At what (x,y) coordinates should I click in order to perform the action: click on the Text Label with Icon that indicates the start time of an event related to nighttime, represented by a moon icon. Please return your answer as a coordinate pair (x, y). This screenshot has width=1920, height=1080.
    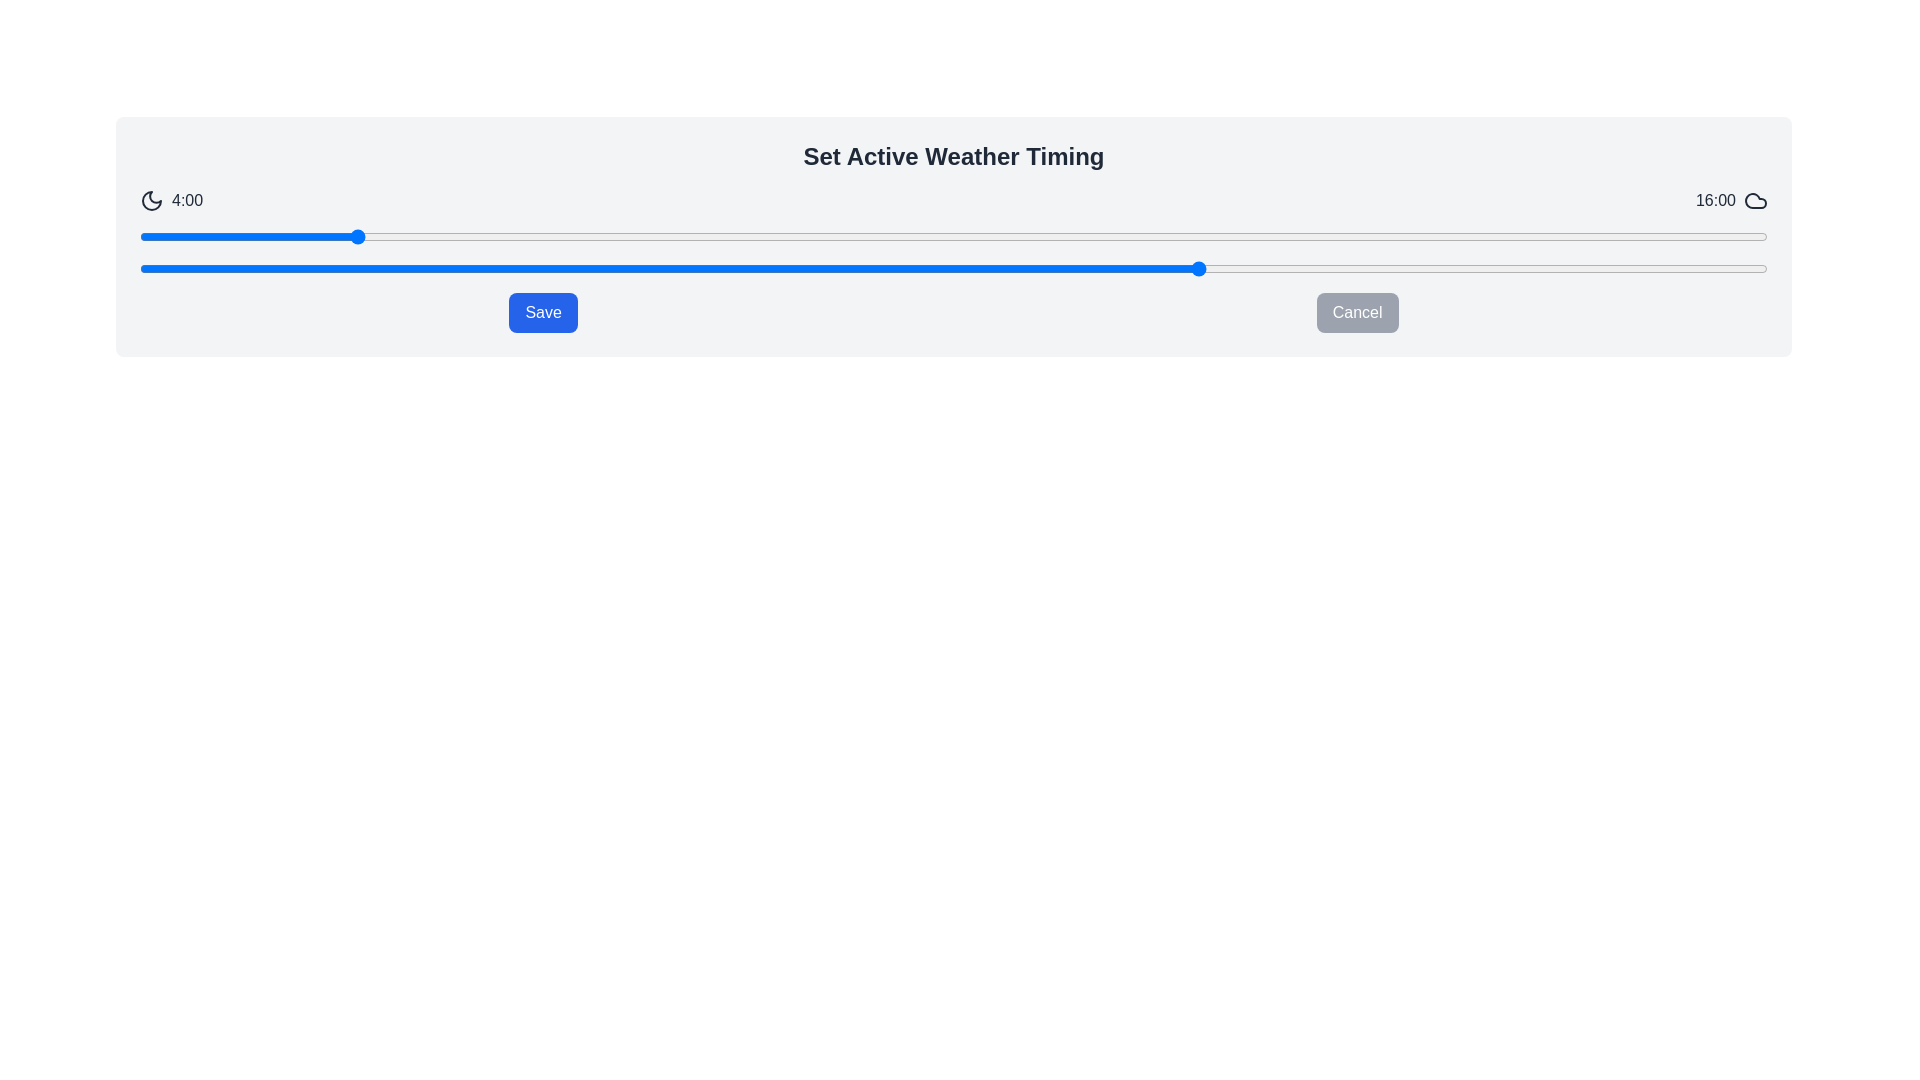
    Looking at the image, I should click on (171, 200).